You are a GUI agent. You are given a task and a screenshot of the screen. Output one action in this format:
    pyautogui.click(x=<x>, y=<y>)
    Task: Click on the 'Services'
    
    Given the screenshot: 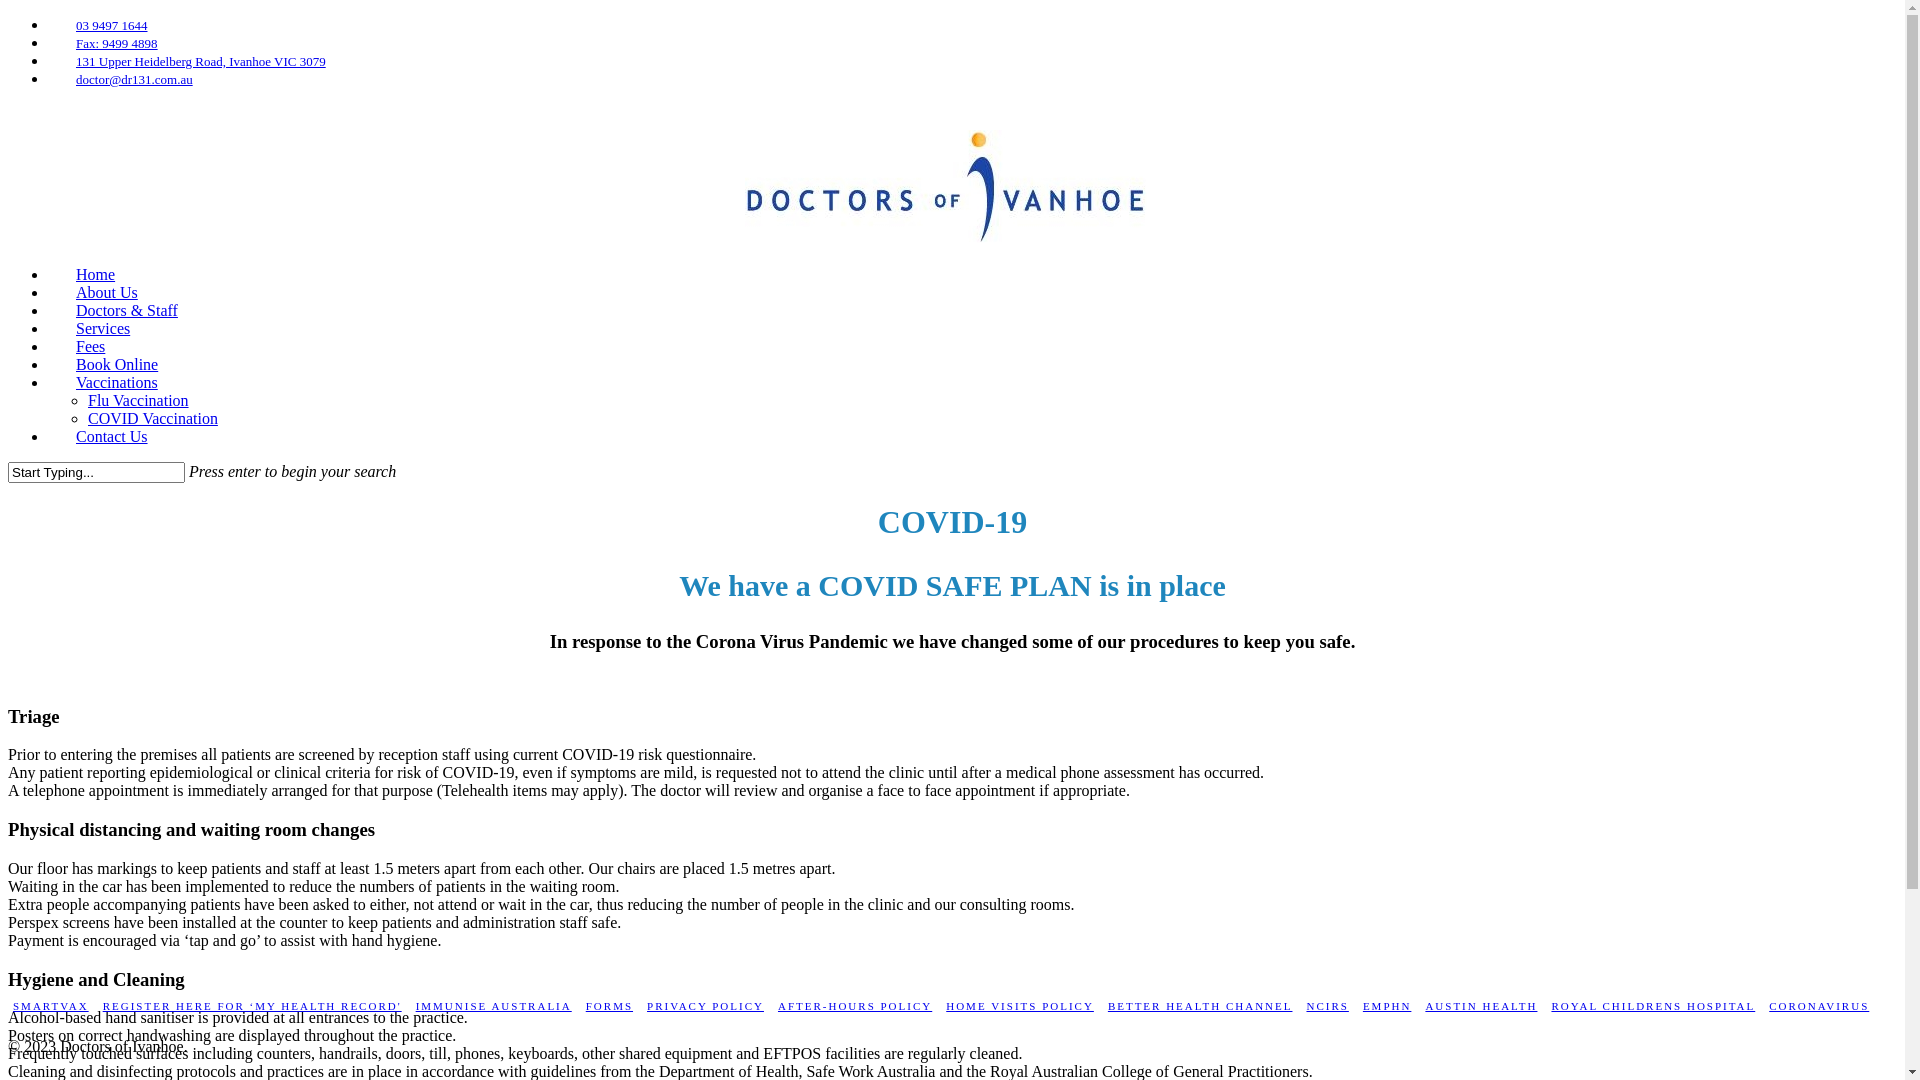 What is the action you would take?
    pyautogui.click(x=101, y=327)
    